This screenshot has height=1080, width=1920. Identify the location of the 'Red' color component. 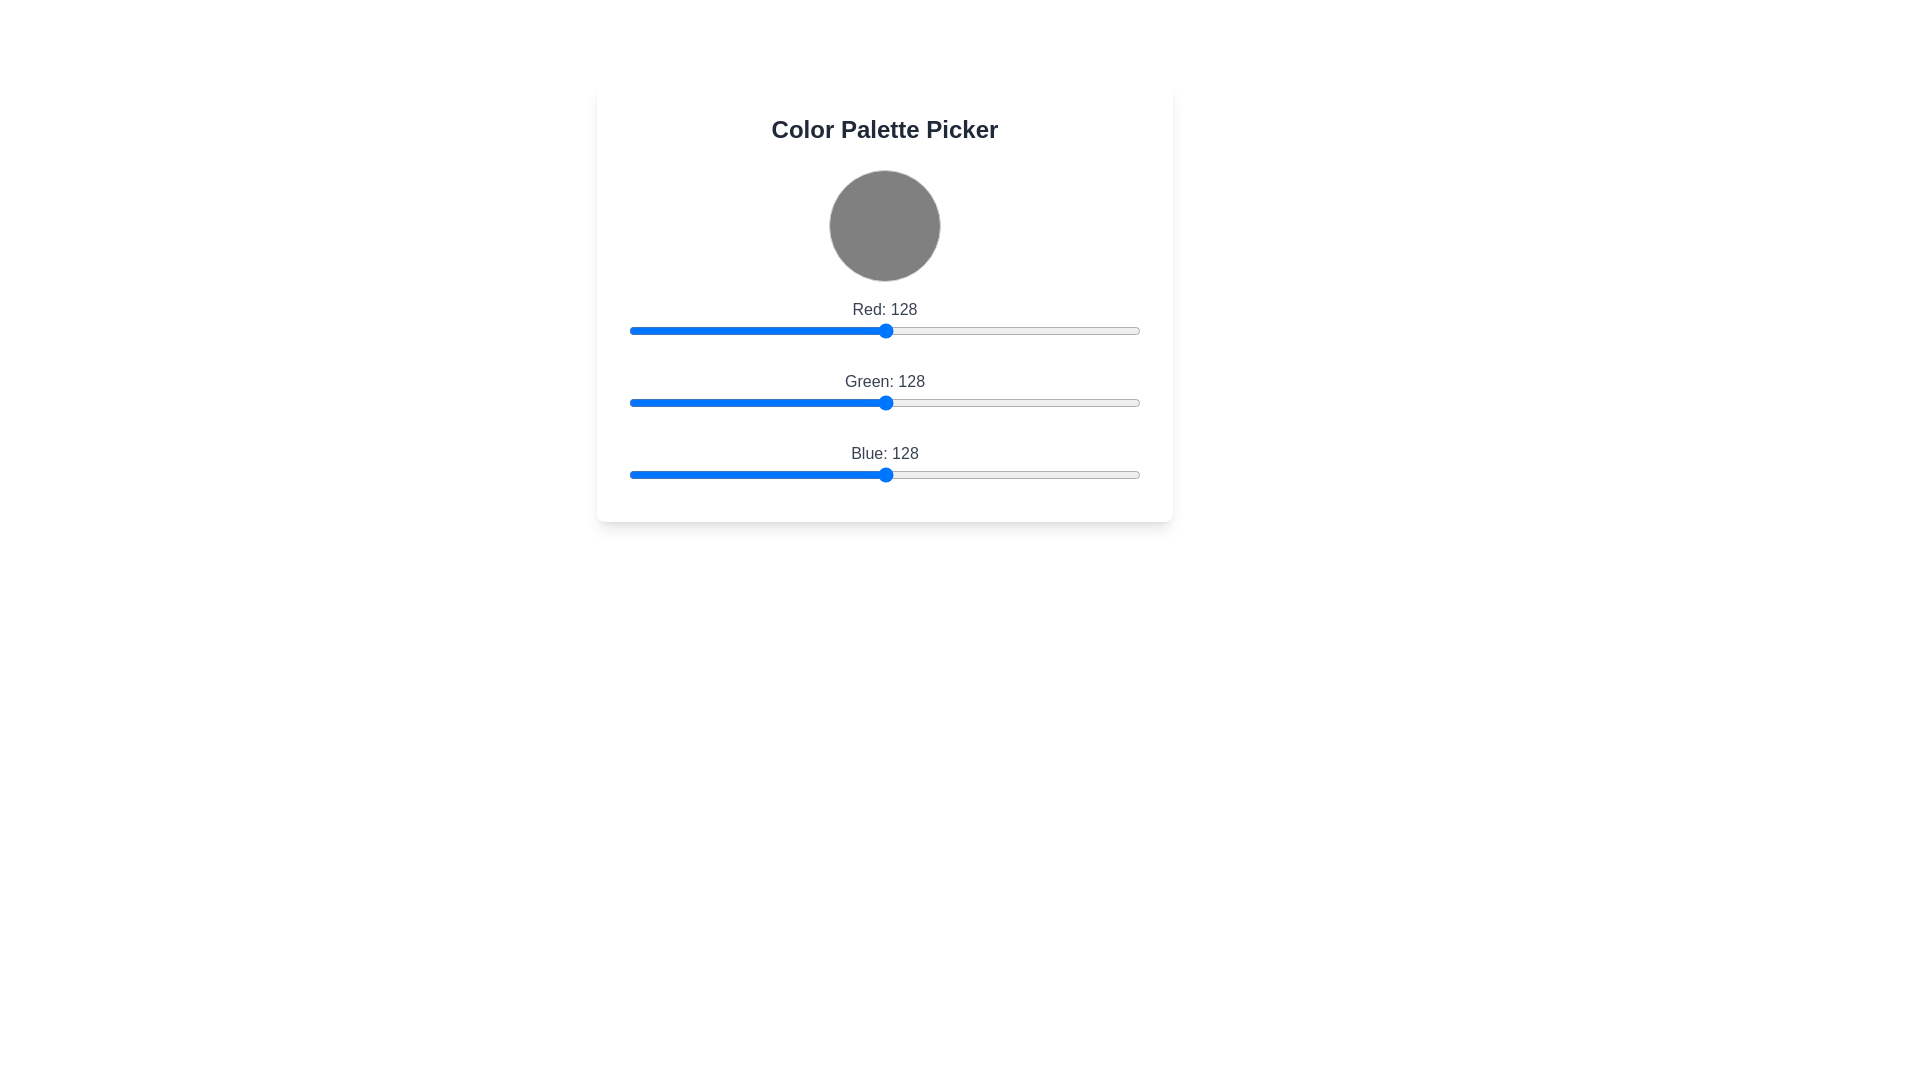
(790, 330).